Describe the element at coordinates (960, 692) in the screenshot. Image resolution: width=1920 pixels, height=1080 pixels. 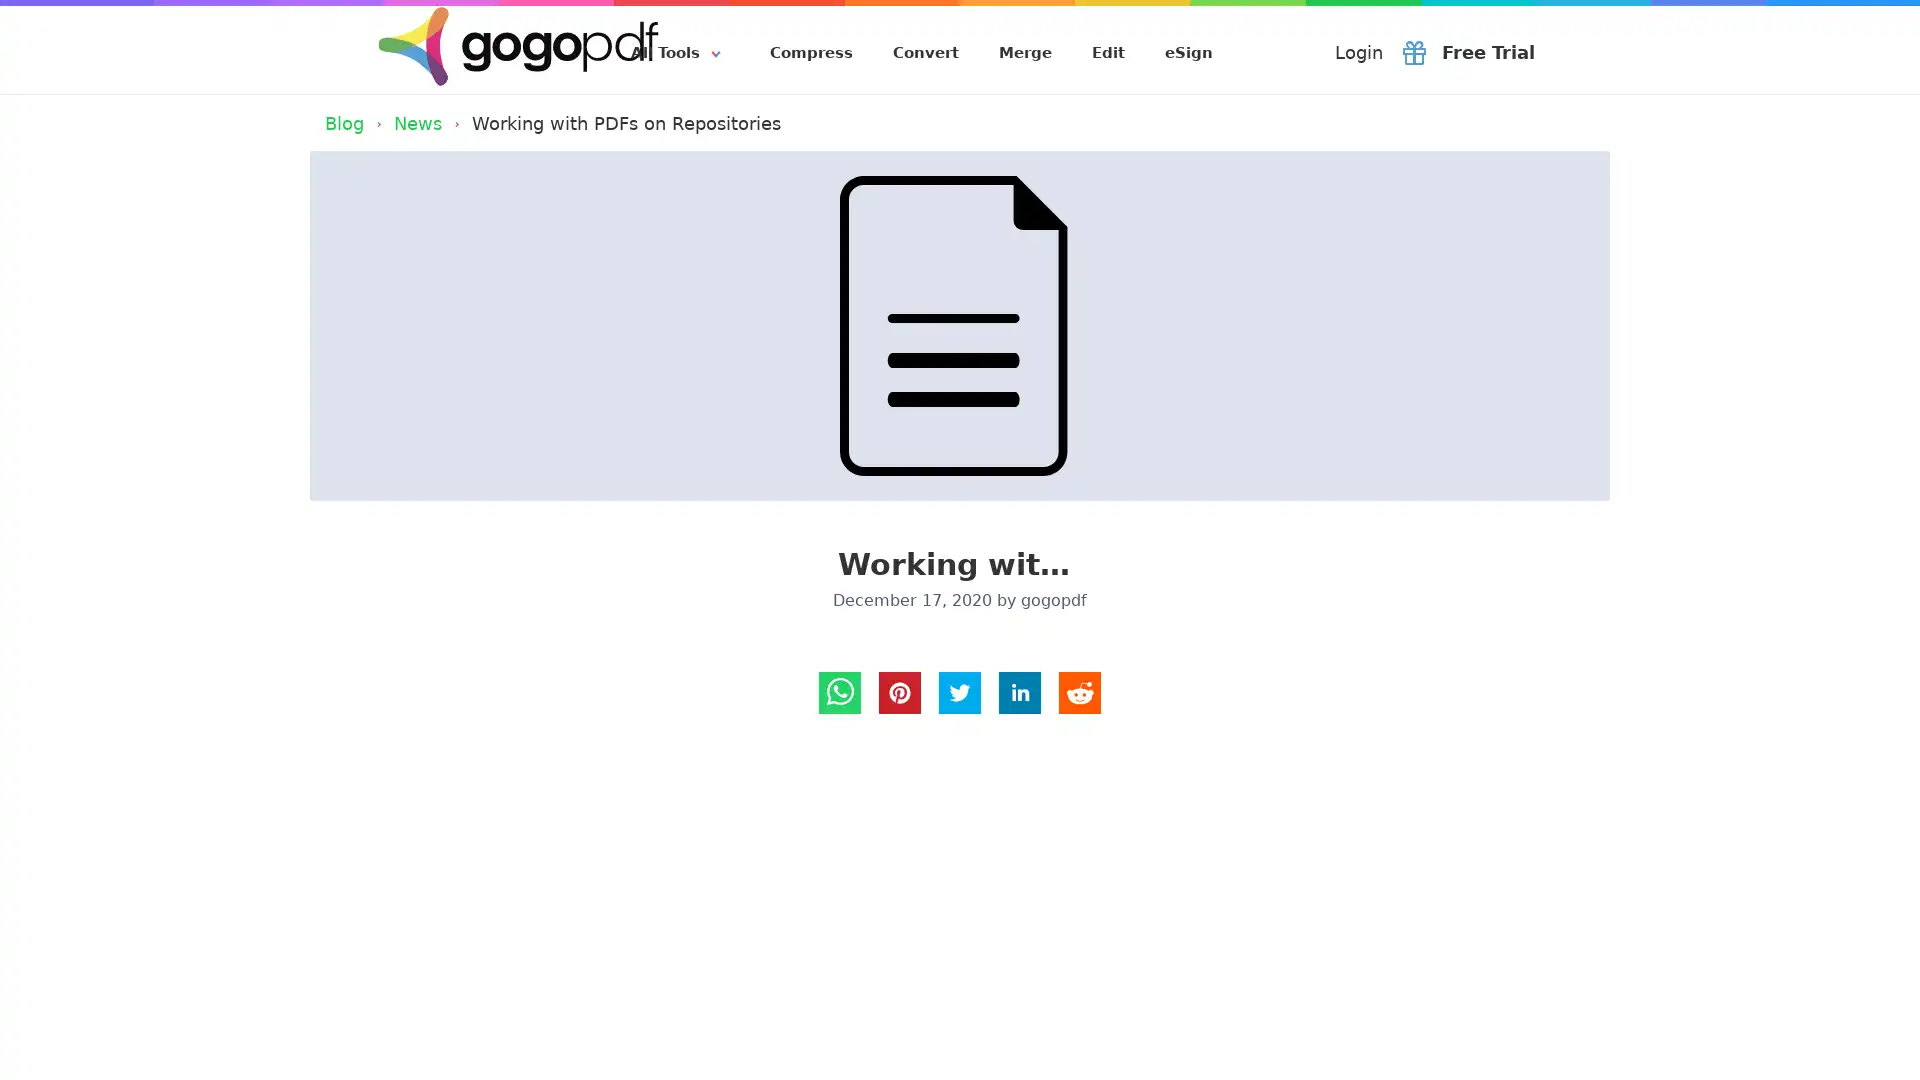
I see `Twitter` at that location.